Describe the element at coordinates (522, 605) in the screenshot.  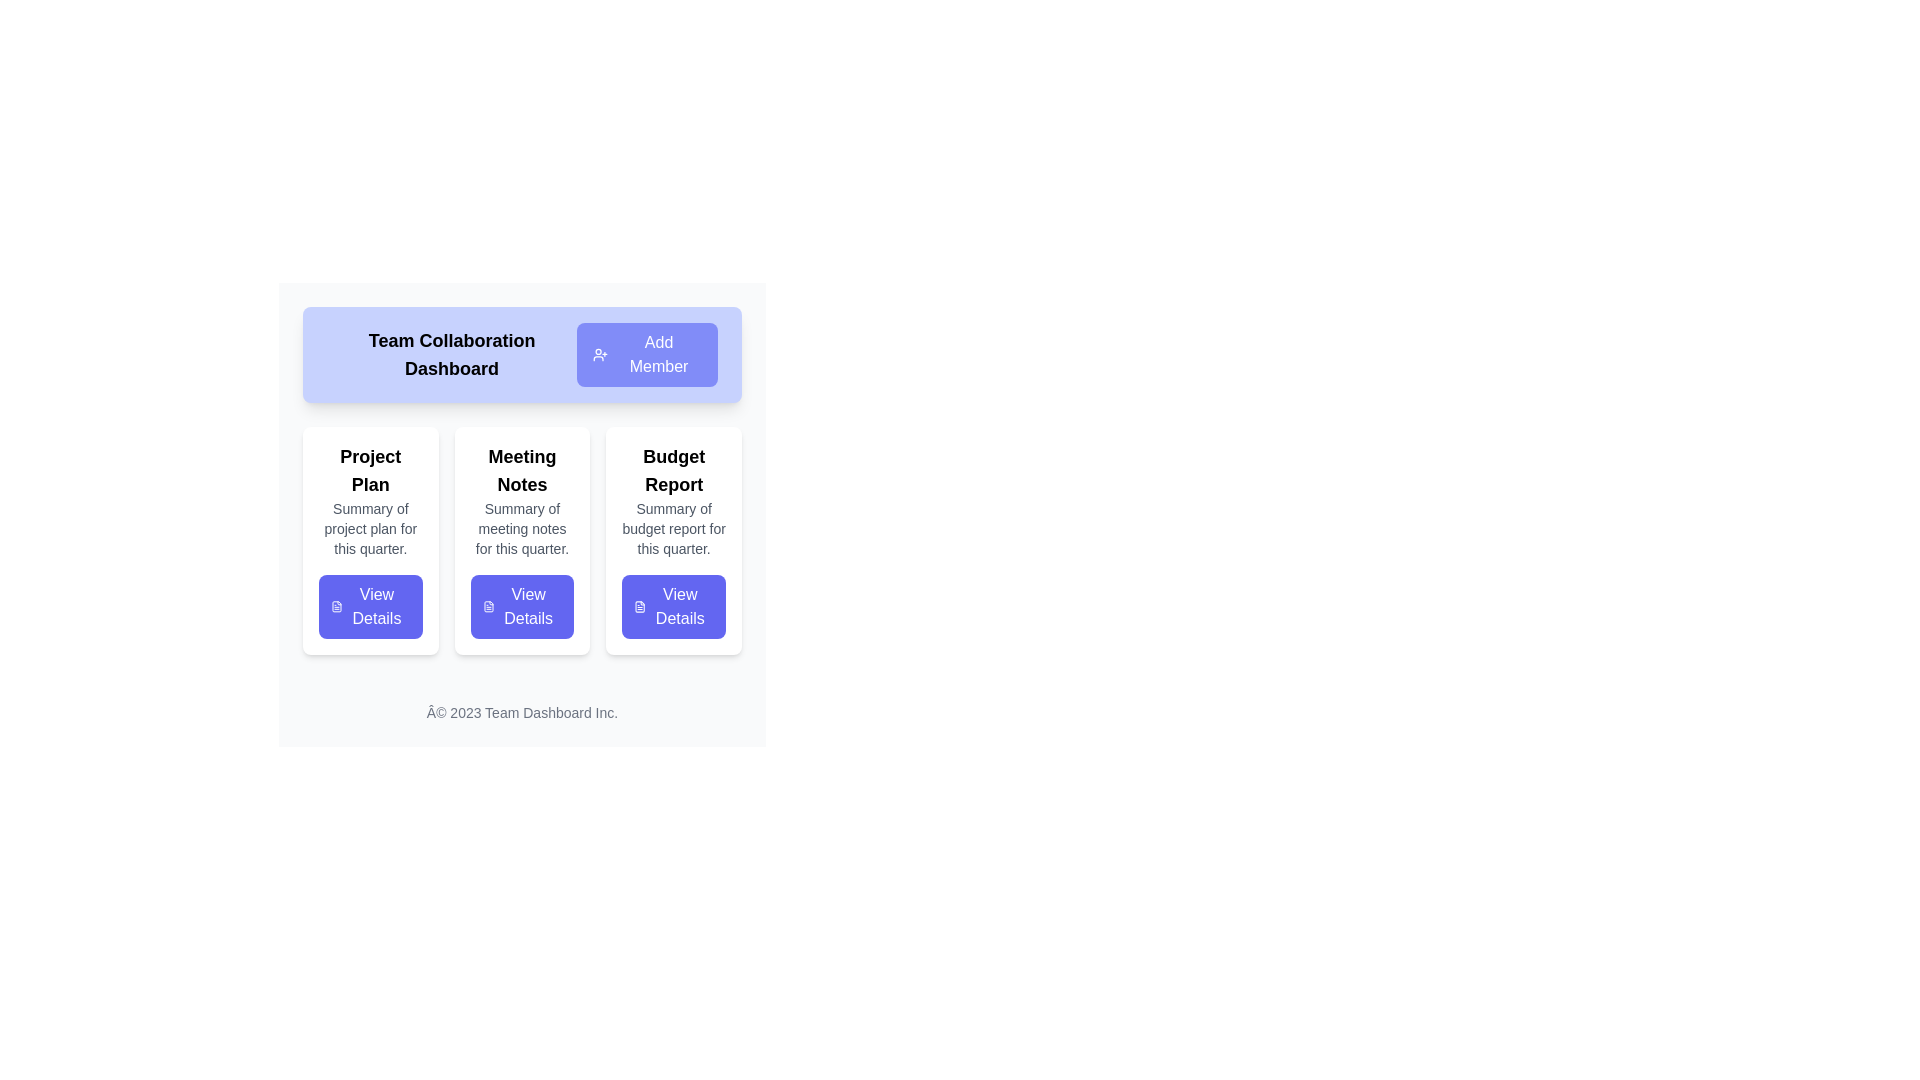
I see `the 'Meeting Notes' button located at the bottom center of the 'Meeting Notes' card for keyboard interaction` at that location.